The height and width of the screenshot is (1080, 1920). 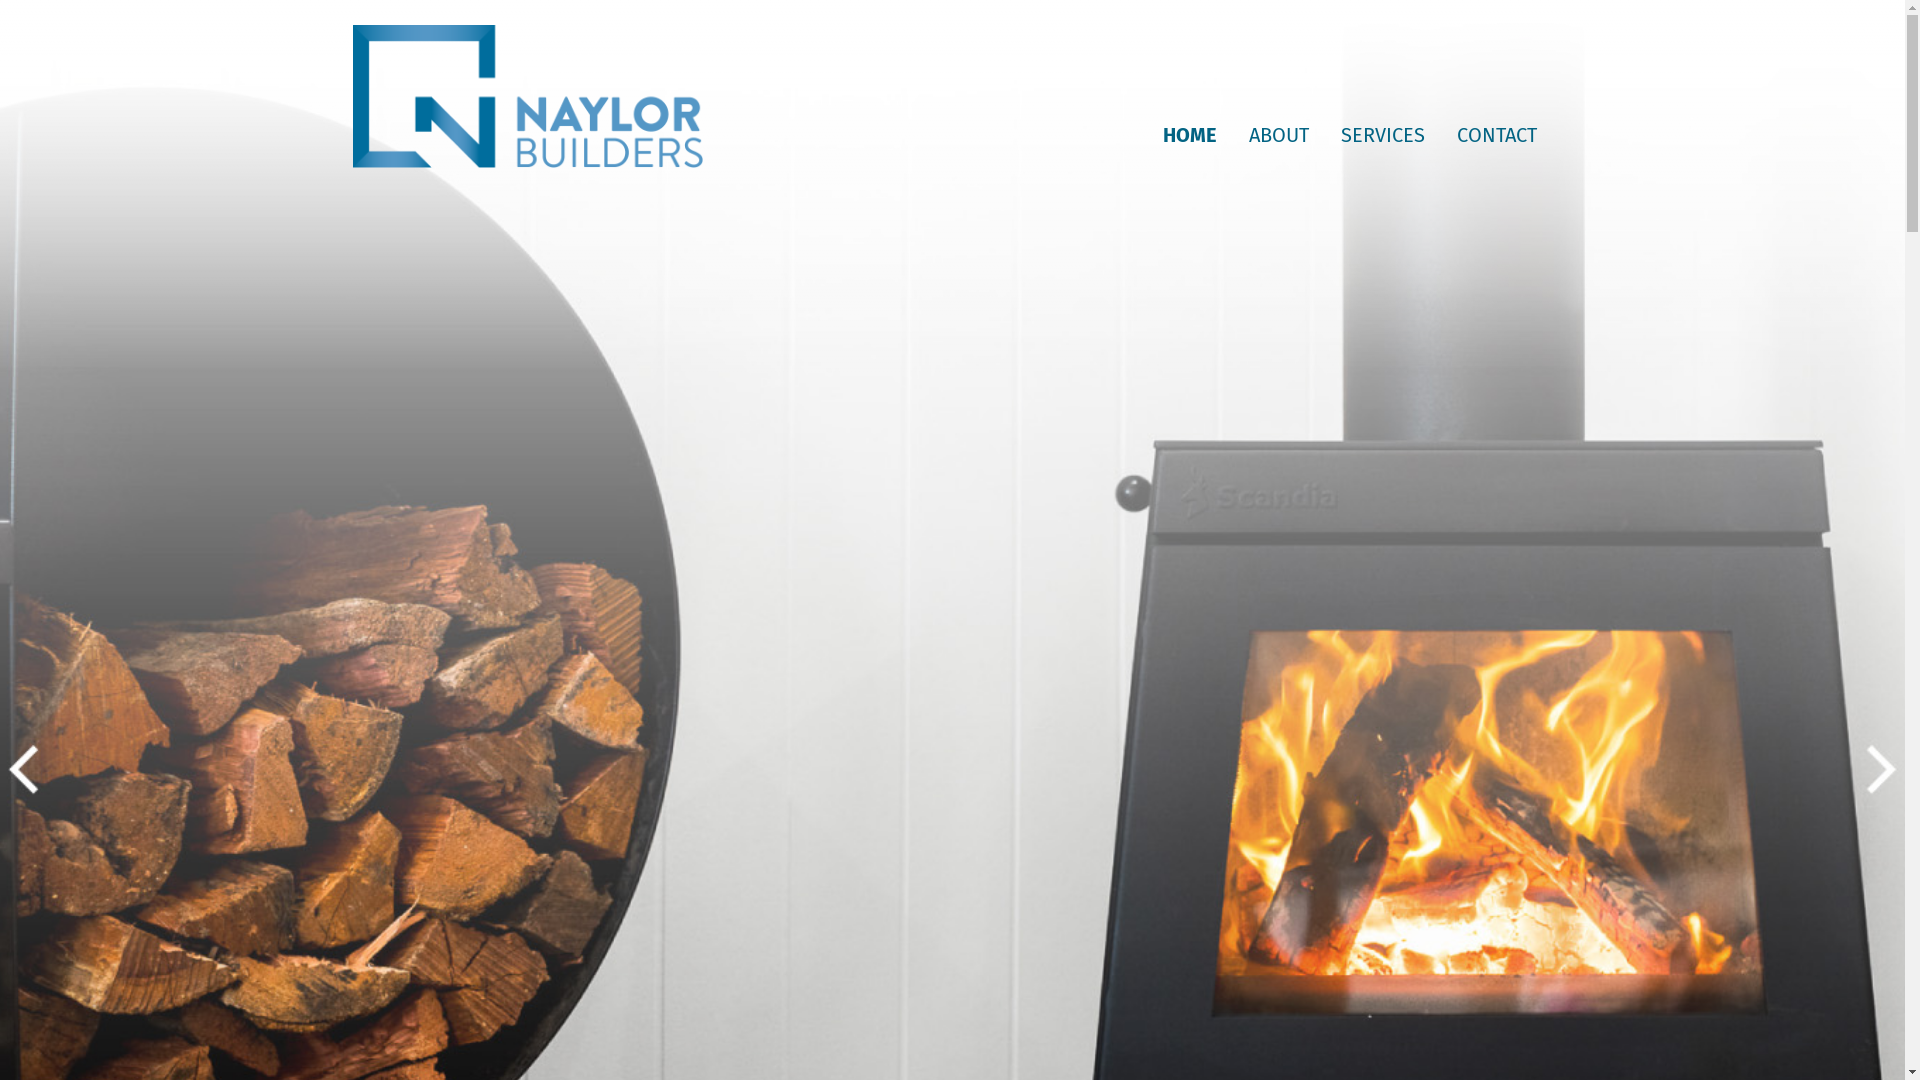 What do you see at coordinates (1381, 134) in the screenshot?
I see `'SERVICES'` at bounding box center [1381, 134].